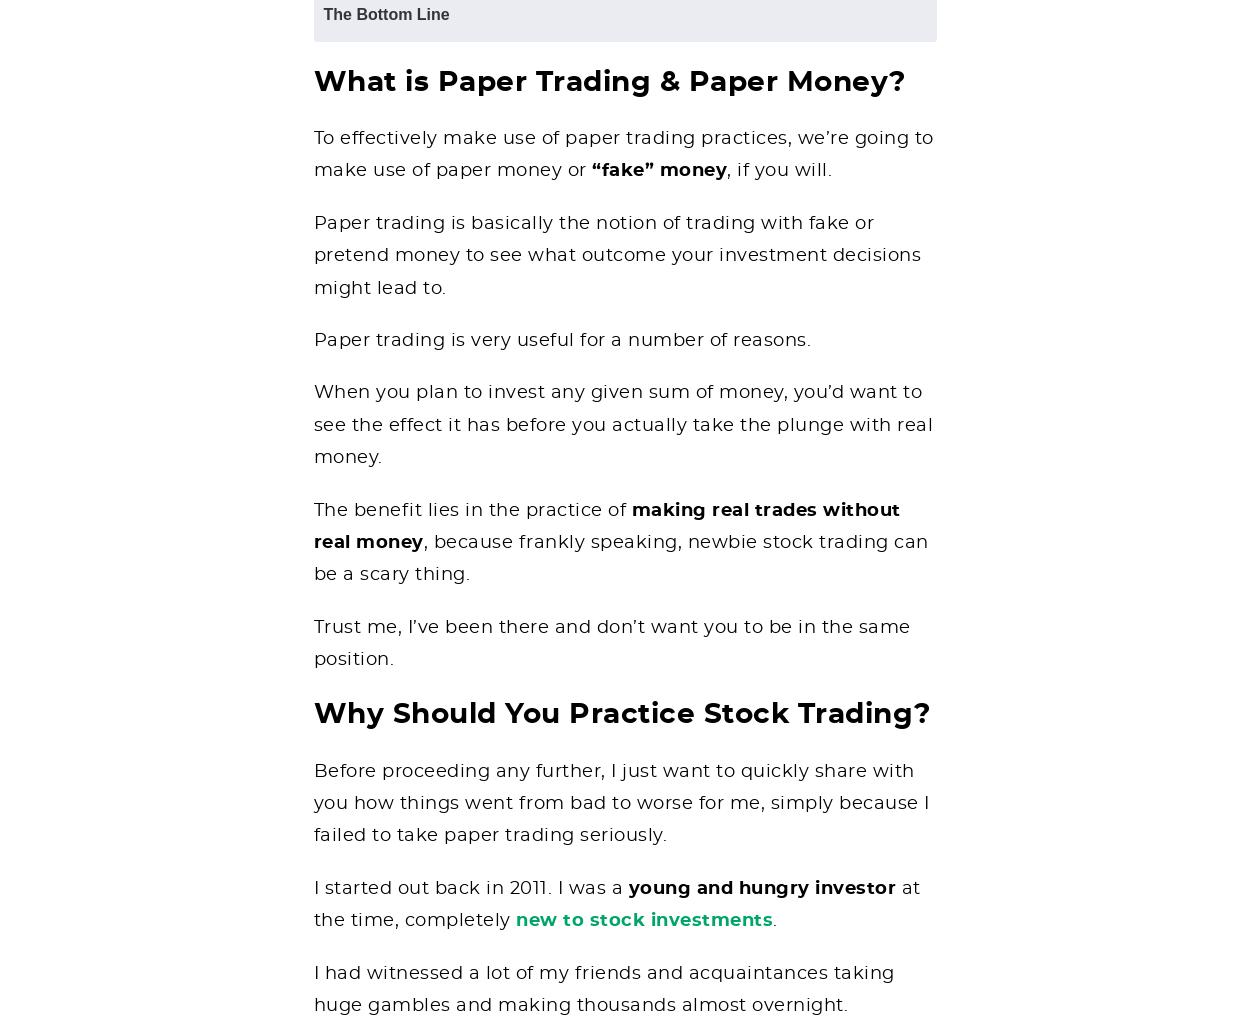 The height and width of the screenshot is (1033, 1250). Describe the element at coordinates (779, 170) in the screenshot. I see `', if you will.'` at that location.